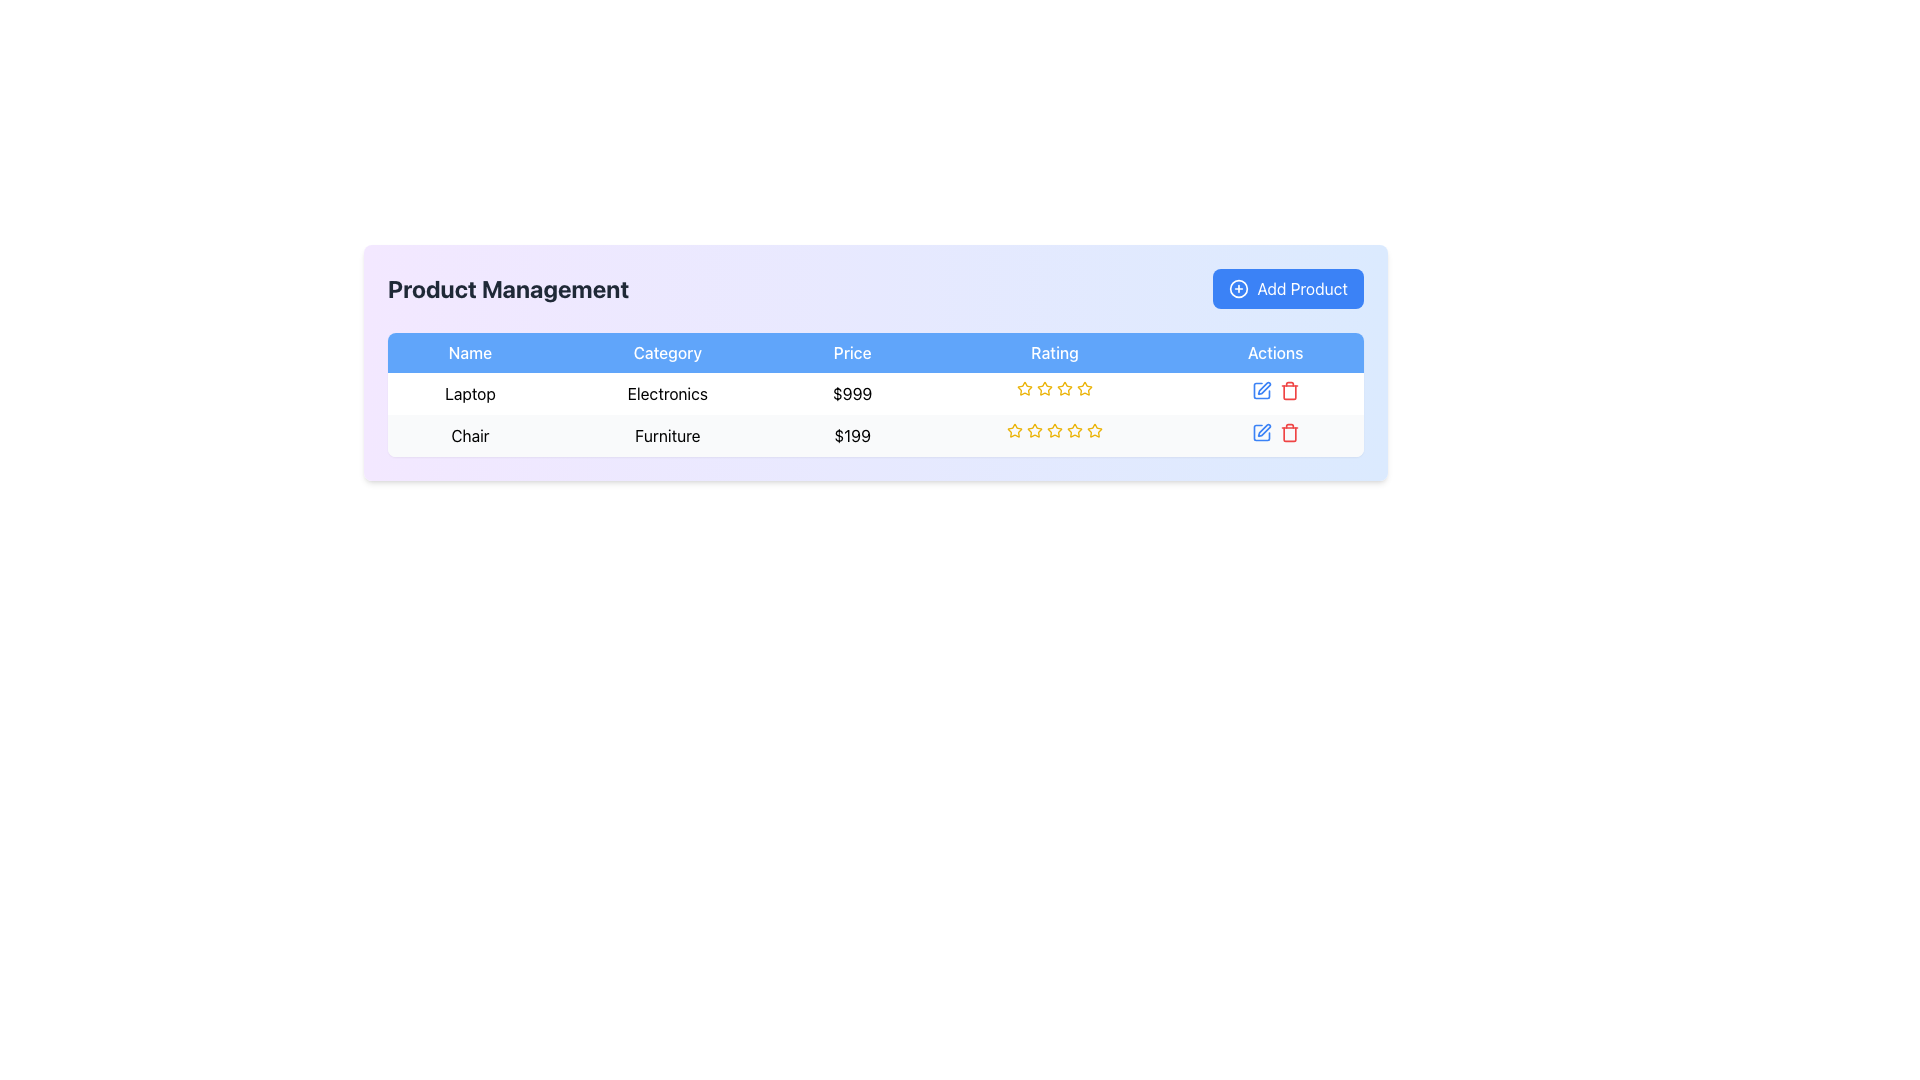 Image resolution: width=1920 pixels, height=1080 pixels. What do you see at coordinates (667, 352) in the screenshot?
I see `the 'Category' column header in the table layout, which is the second column header positioned between 'Name' and 'Price'` at bounding box center [667, 352].